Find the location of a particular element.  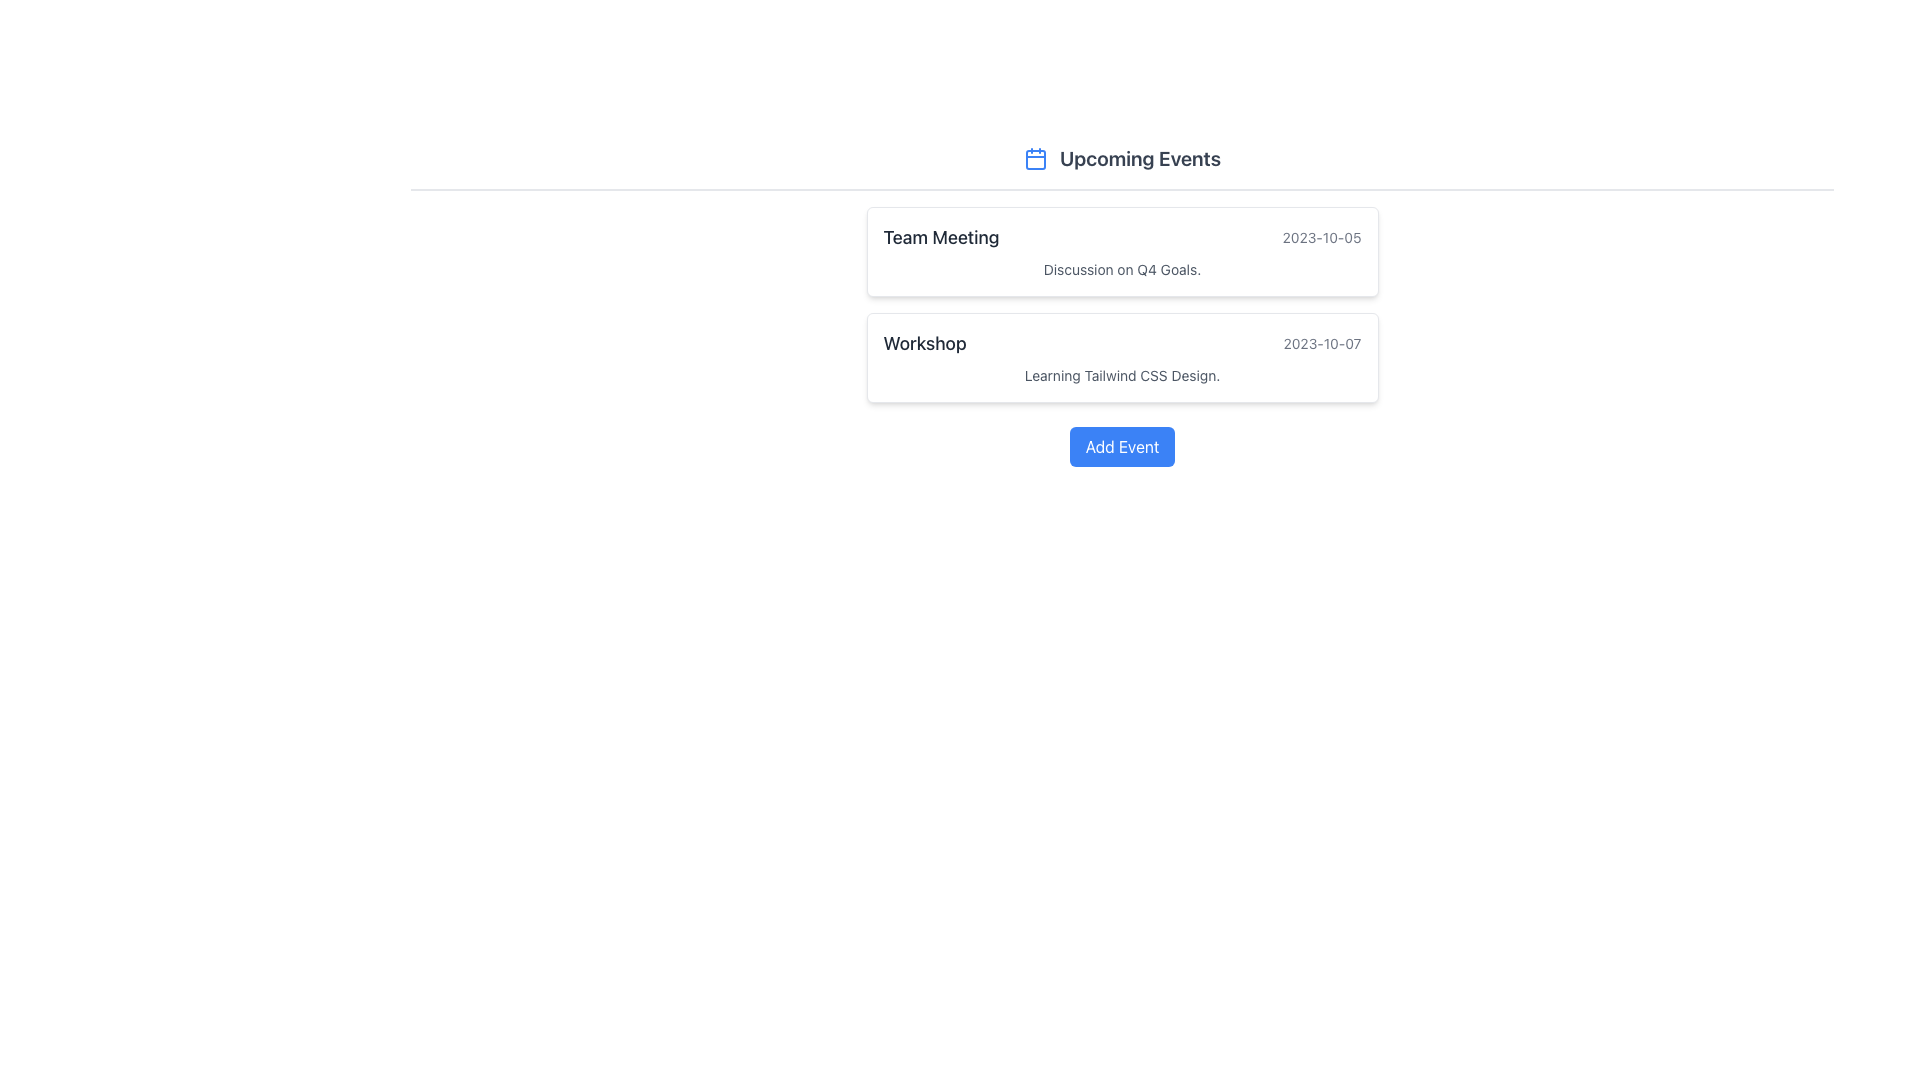

the calendar icon located at the top-left of the 'Upcoming Events' section, preceding the text 'Upcoming Events' is located at coordinates (1036, 157).